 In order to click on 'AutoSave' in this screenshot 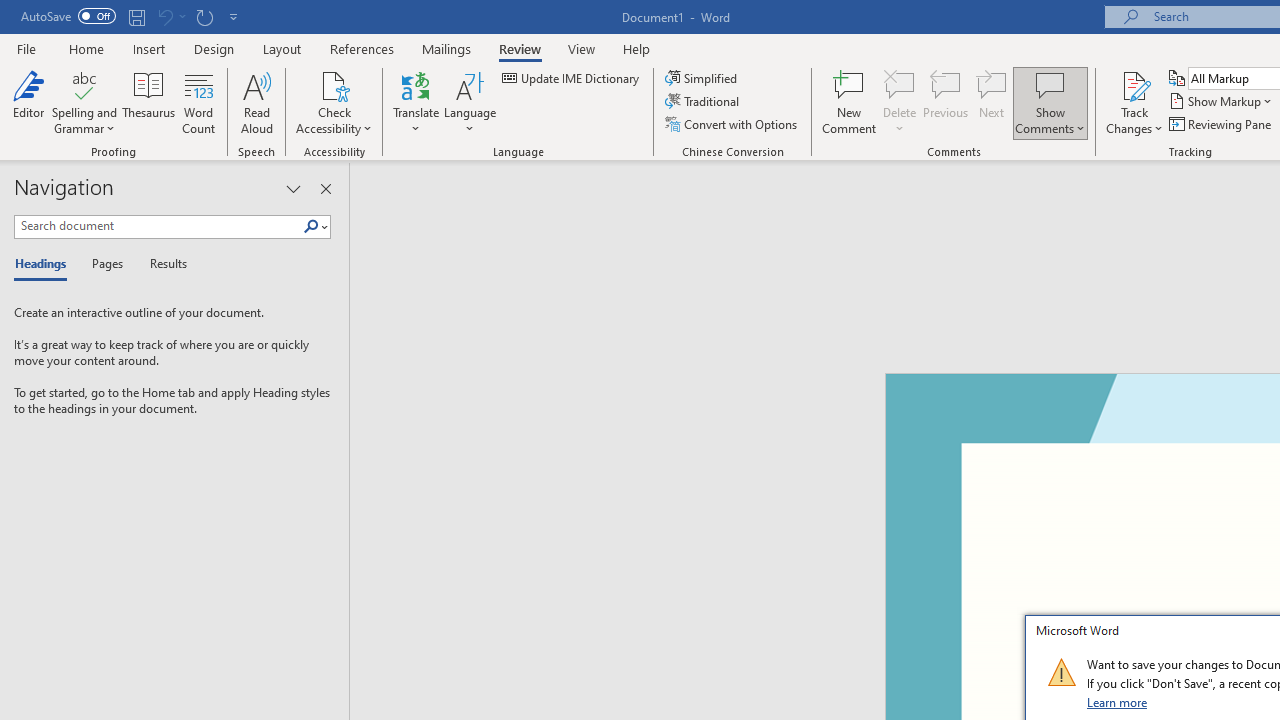, I will do `click(68, 16)`.